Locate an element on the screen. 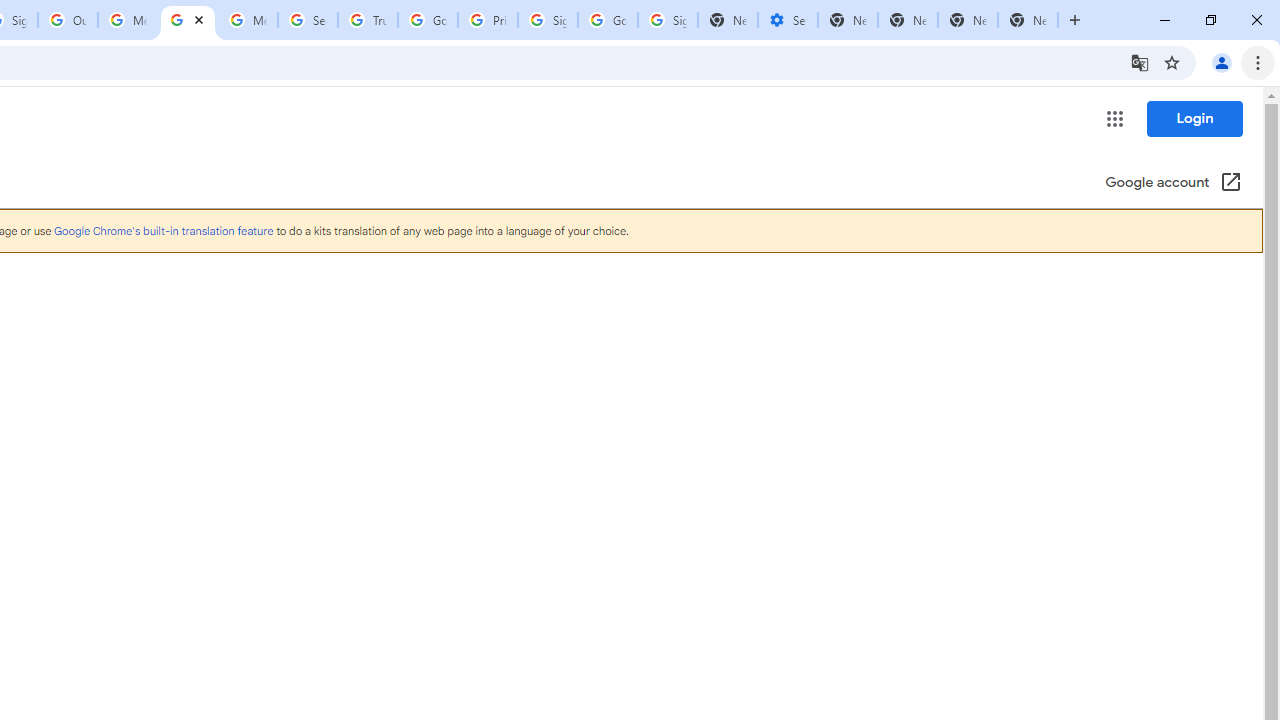 The height and width of the screenshot is (720, 1280). 'New Tab' is located at coordinates (968, 20).